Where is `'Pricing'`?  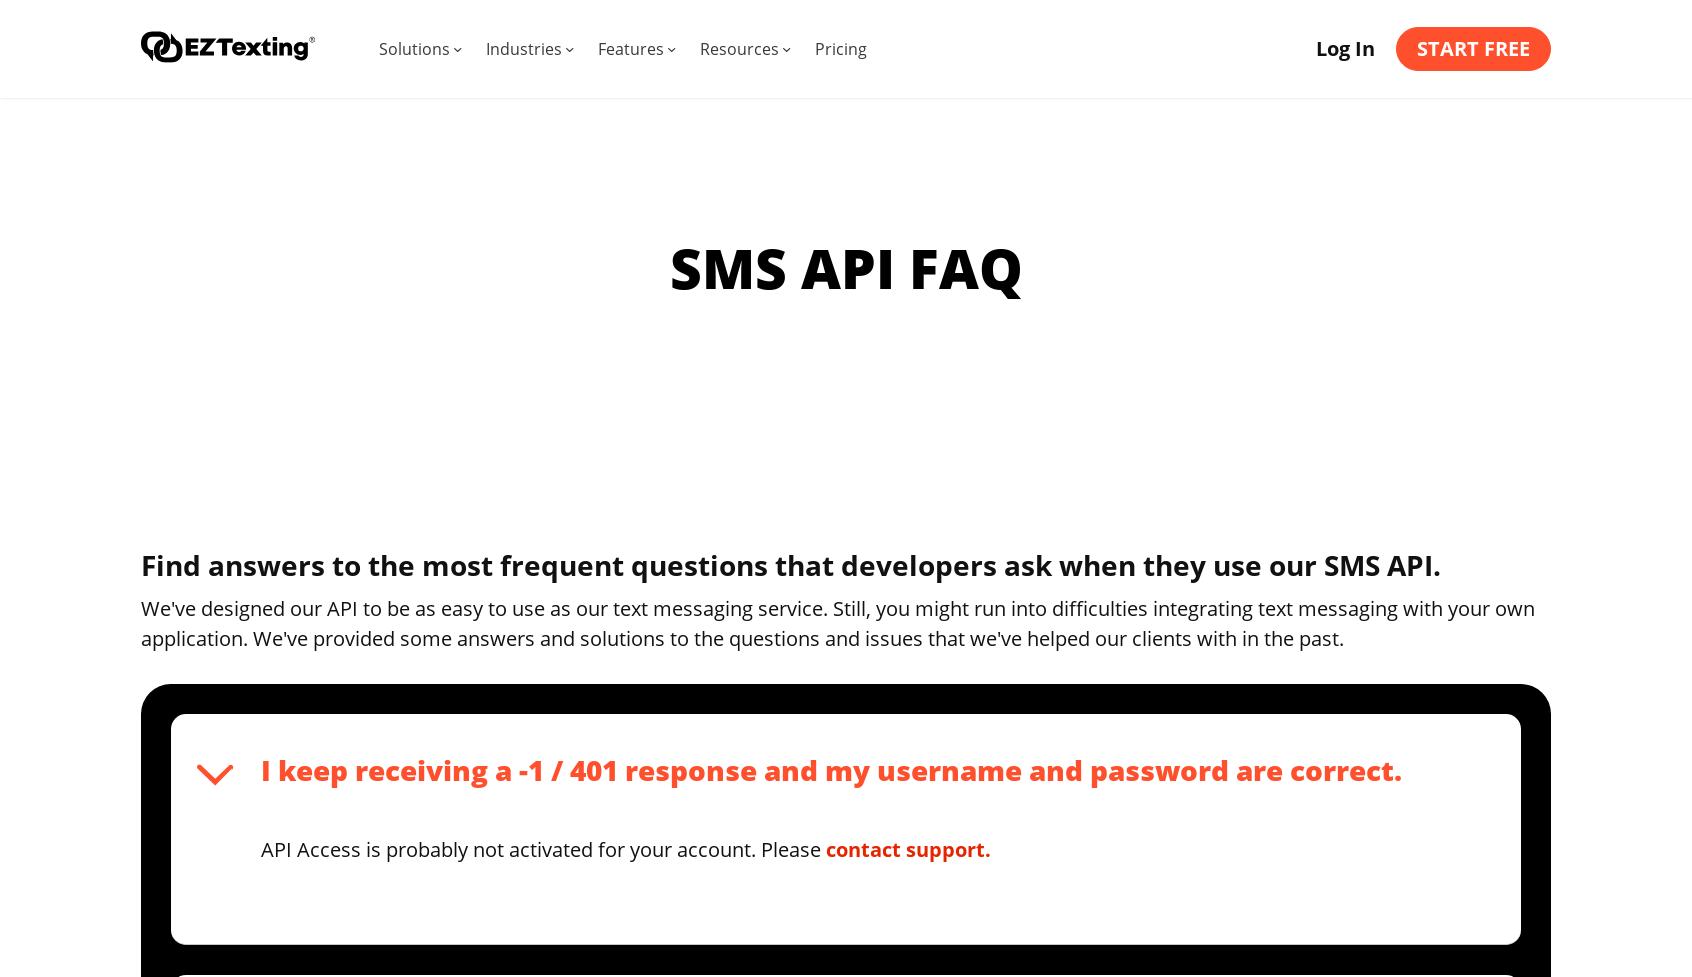
'Pricing' is located at coordinates (840, 49).